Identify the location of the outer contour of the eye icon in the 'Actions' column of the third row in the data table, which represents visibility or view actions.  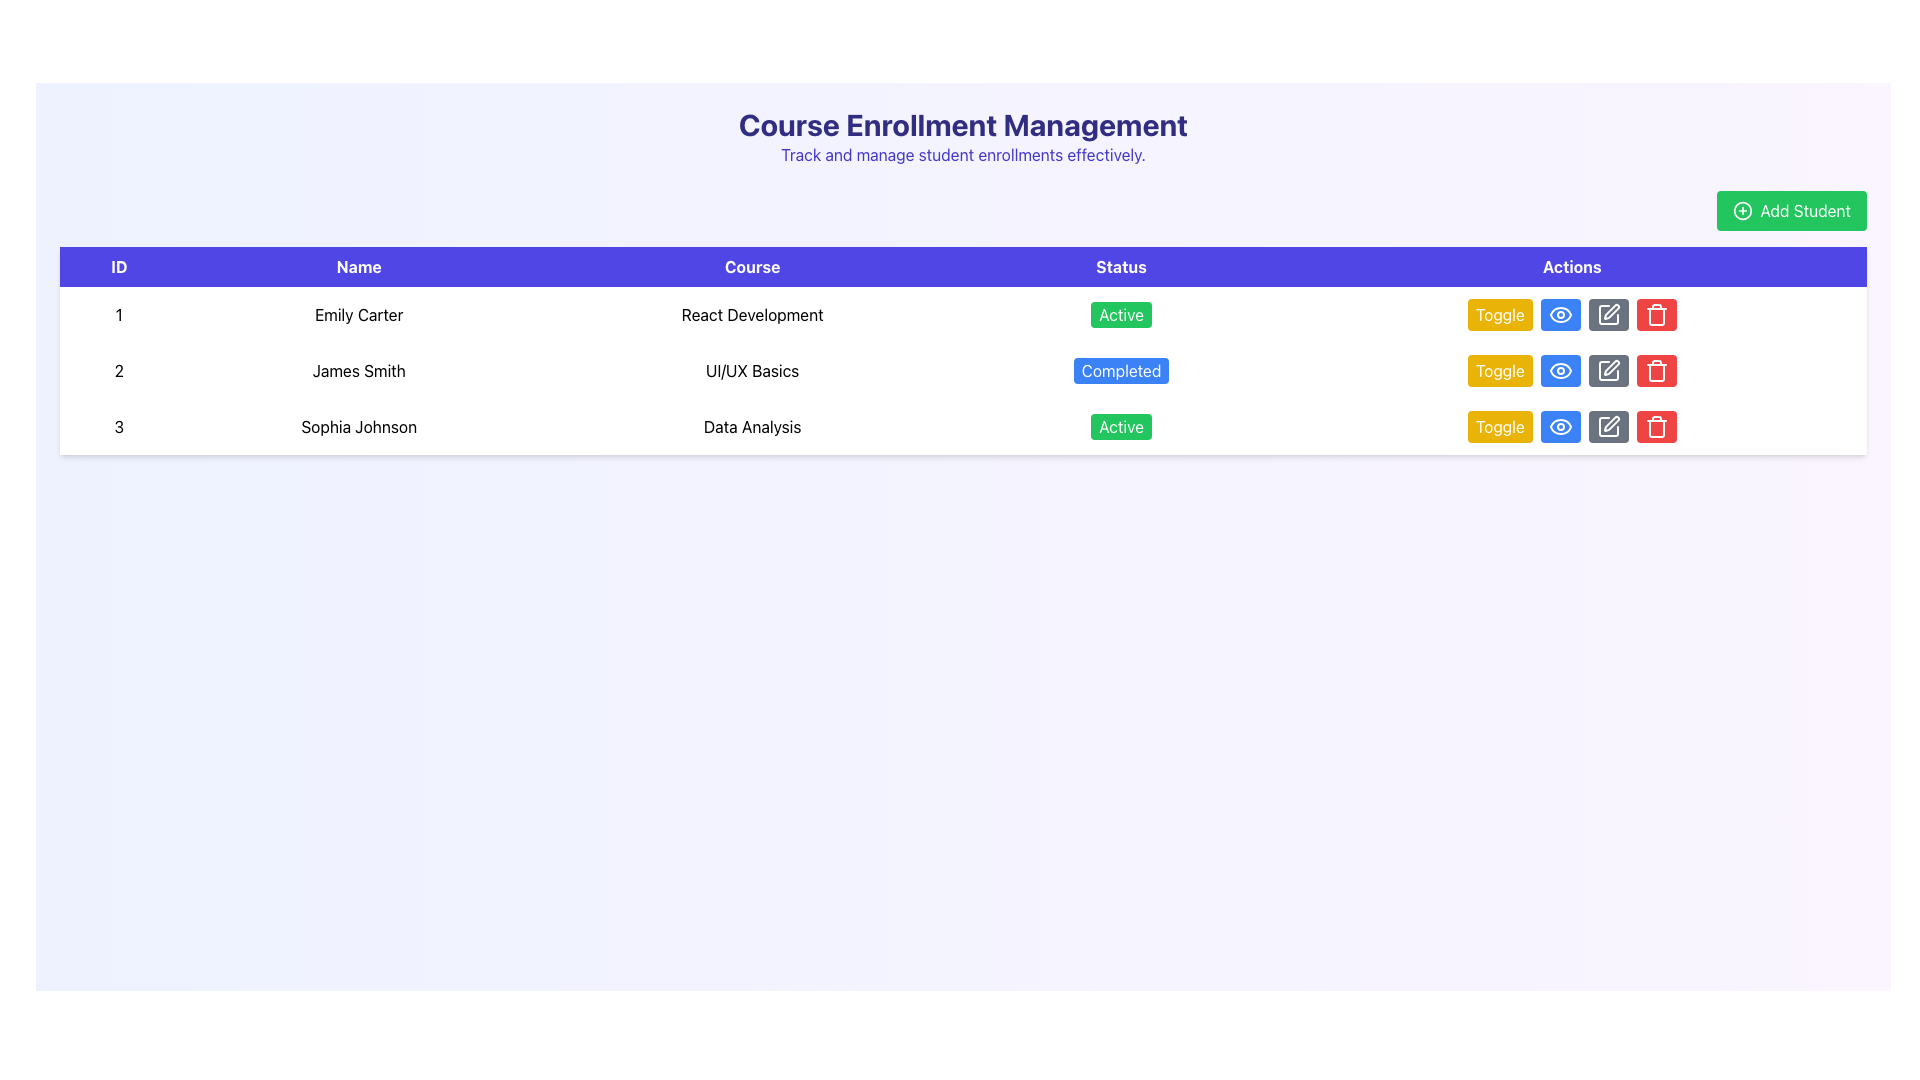
(1559, 426).